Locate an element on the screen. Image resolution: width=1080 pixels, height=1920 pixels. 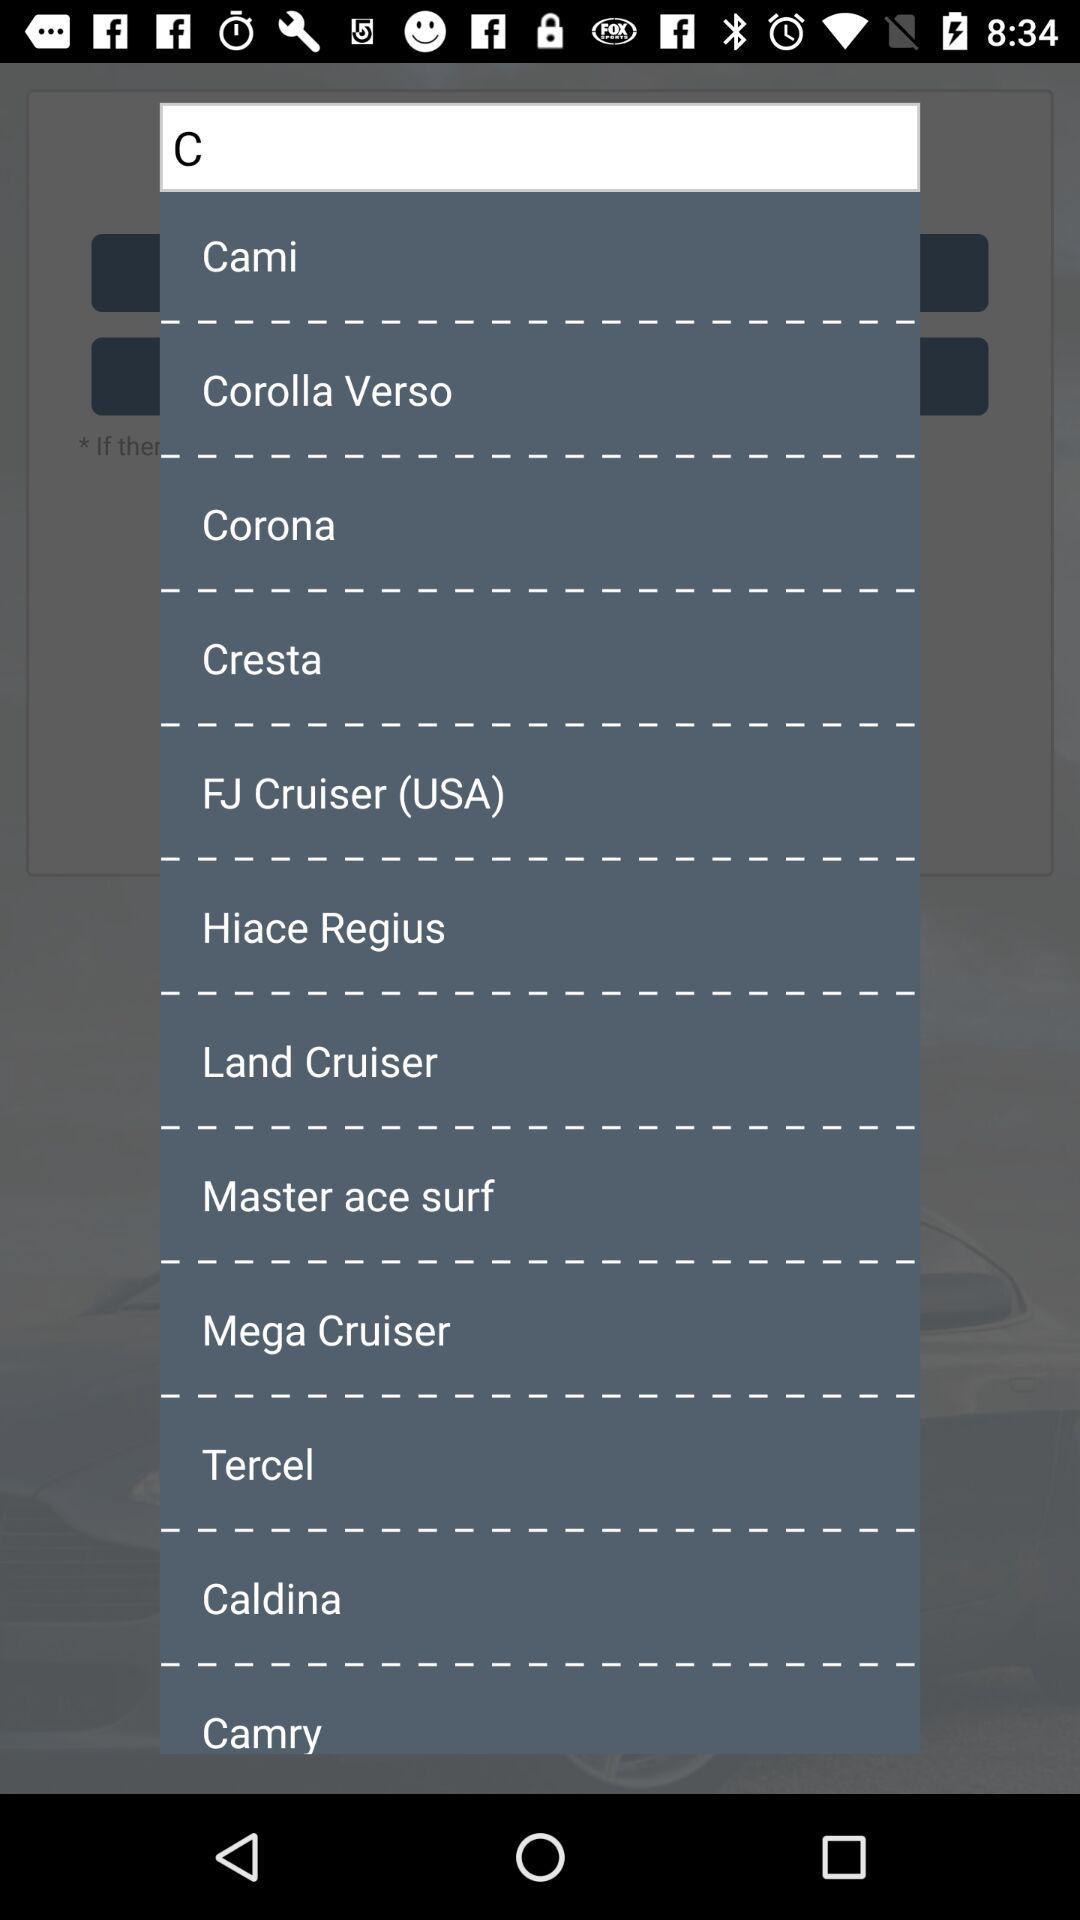
cami is located at coordinates (540, 253).